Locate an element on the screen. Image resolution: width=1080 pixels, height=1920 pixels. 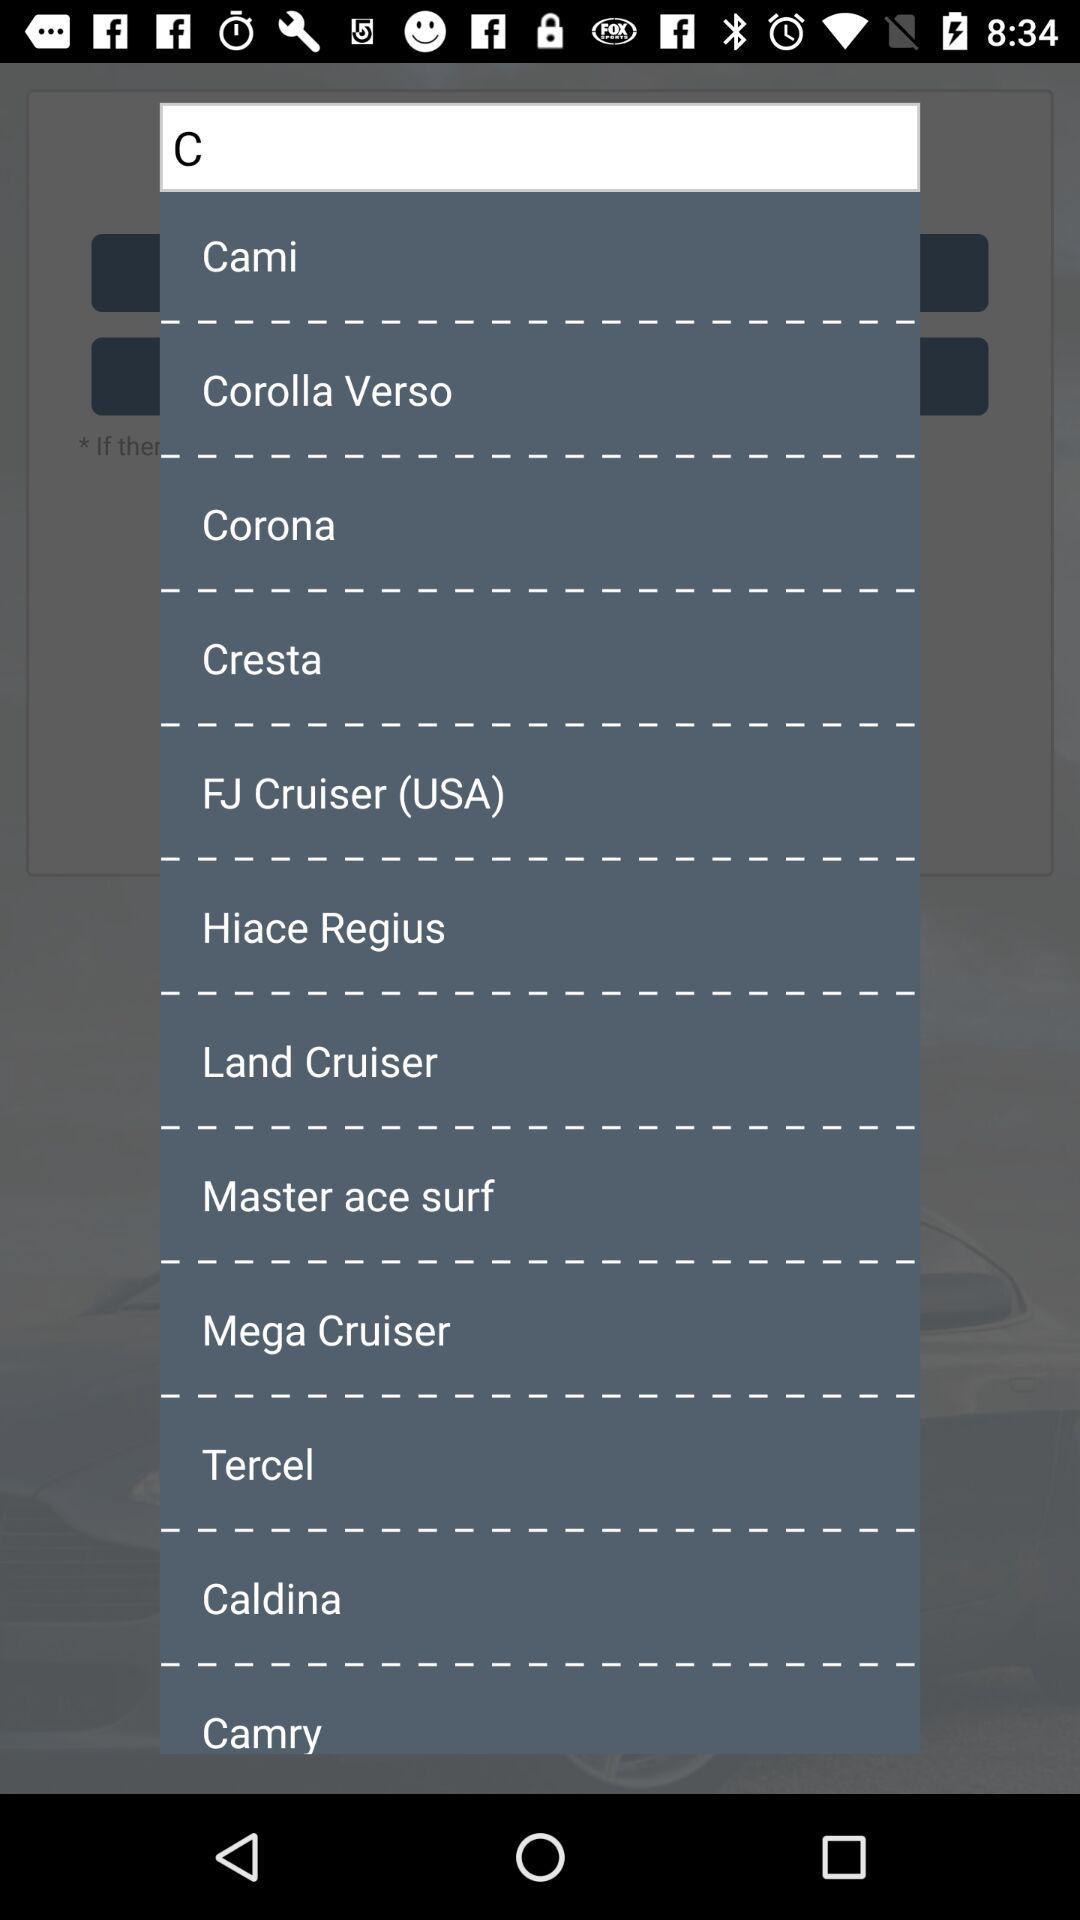
cami is located at coordinates (540, 253).